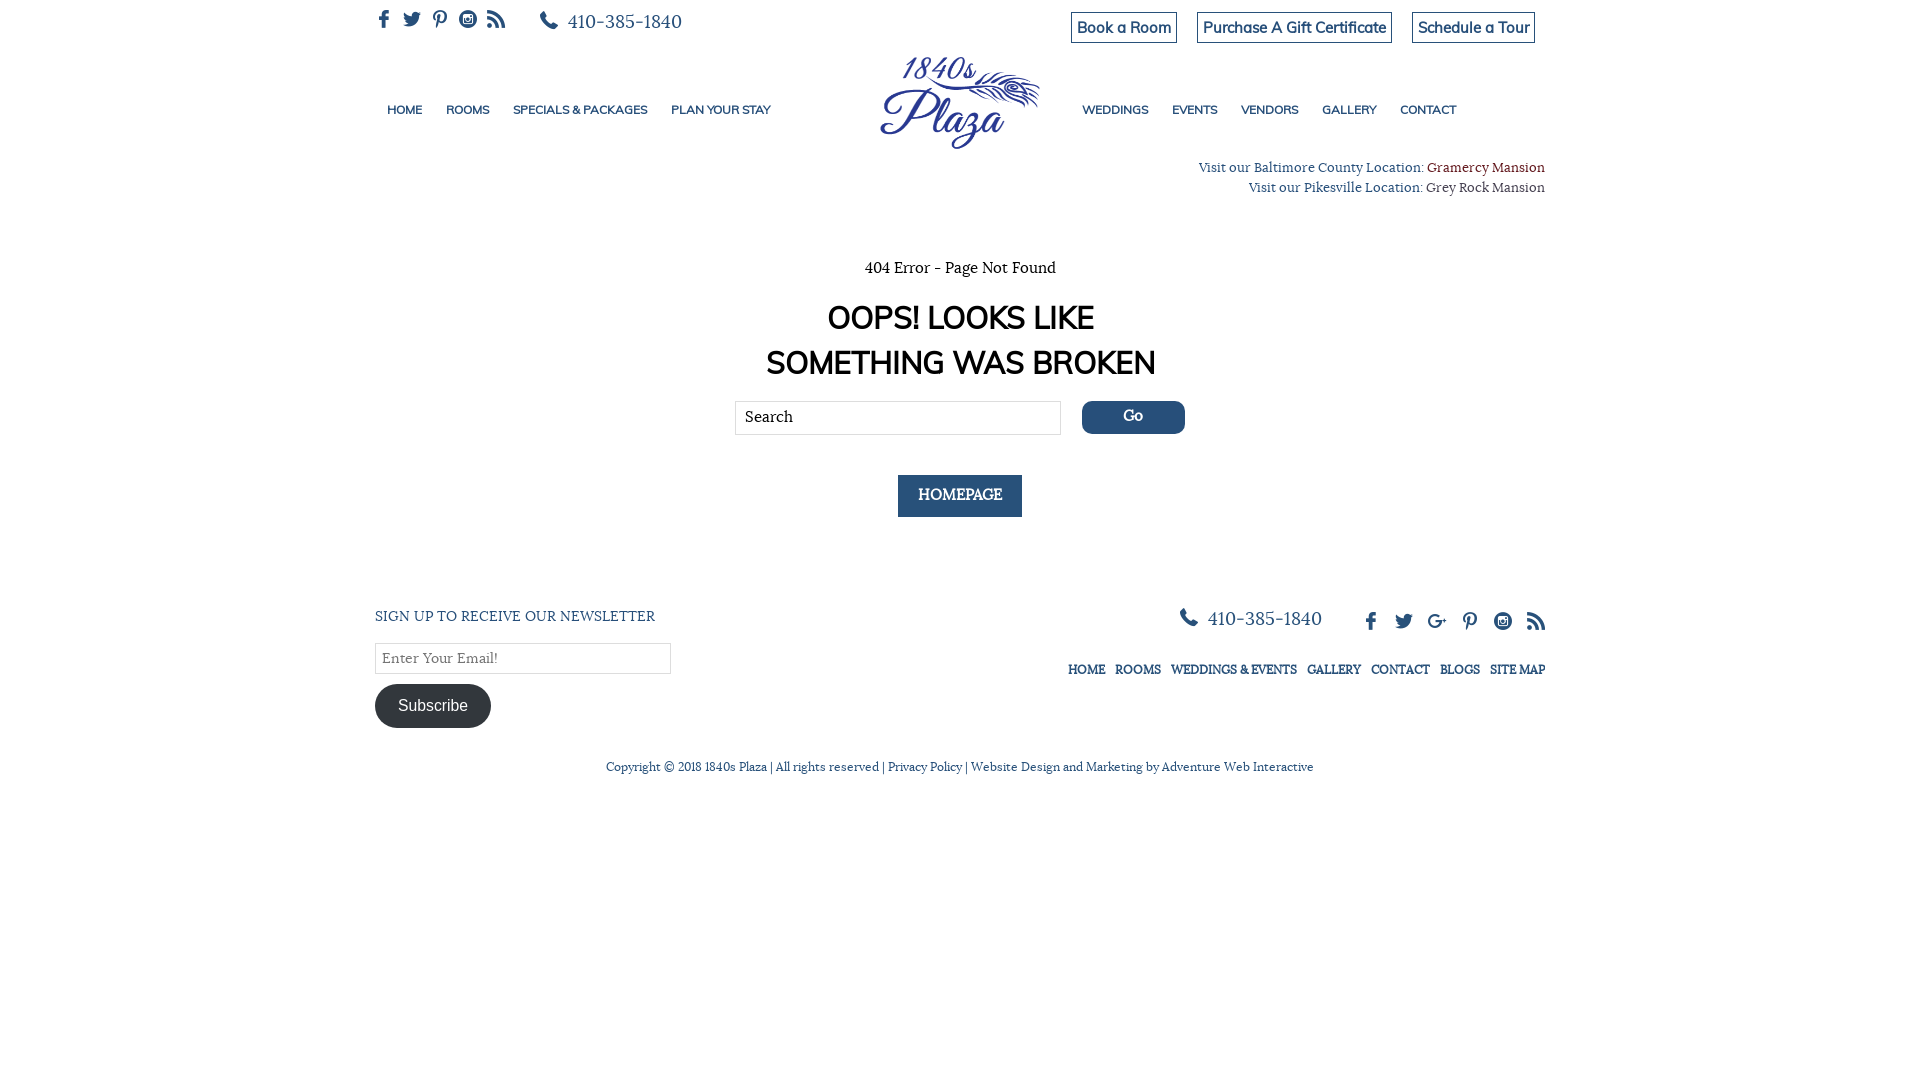 The height and width of the screenshot is (1080, 1920). I want to click on 'Privacy Policy', so click(887, 766).